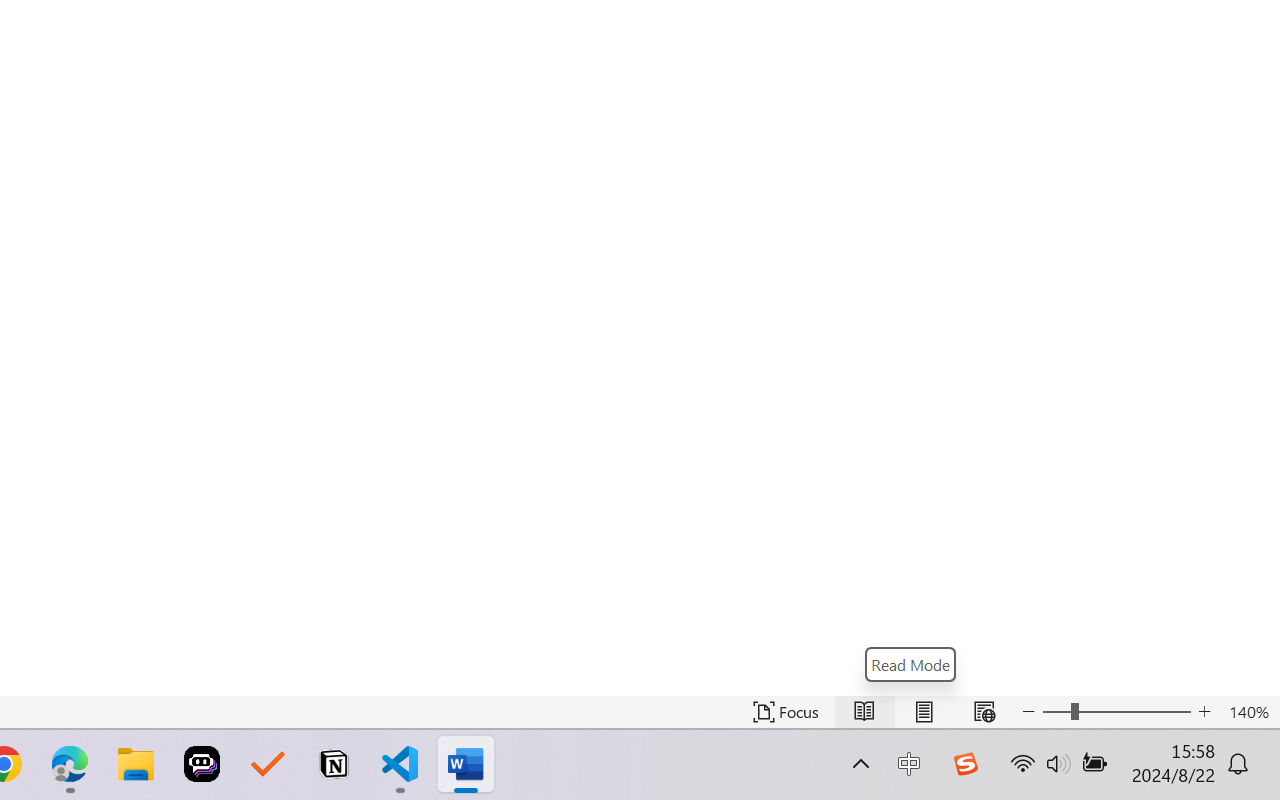 The image size is (1280, 800). What do you see at coordinates (1029, 711) in the screenshot?
I see `'Decrease Text Size'` at bounding box center [1029, 711].